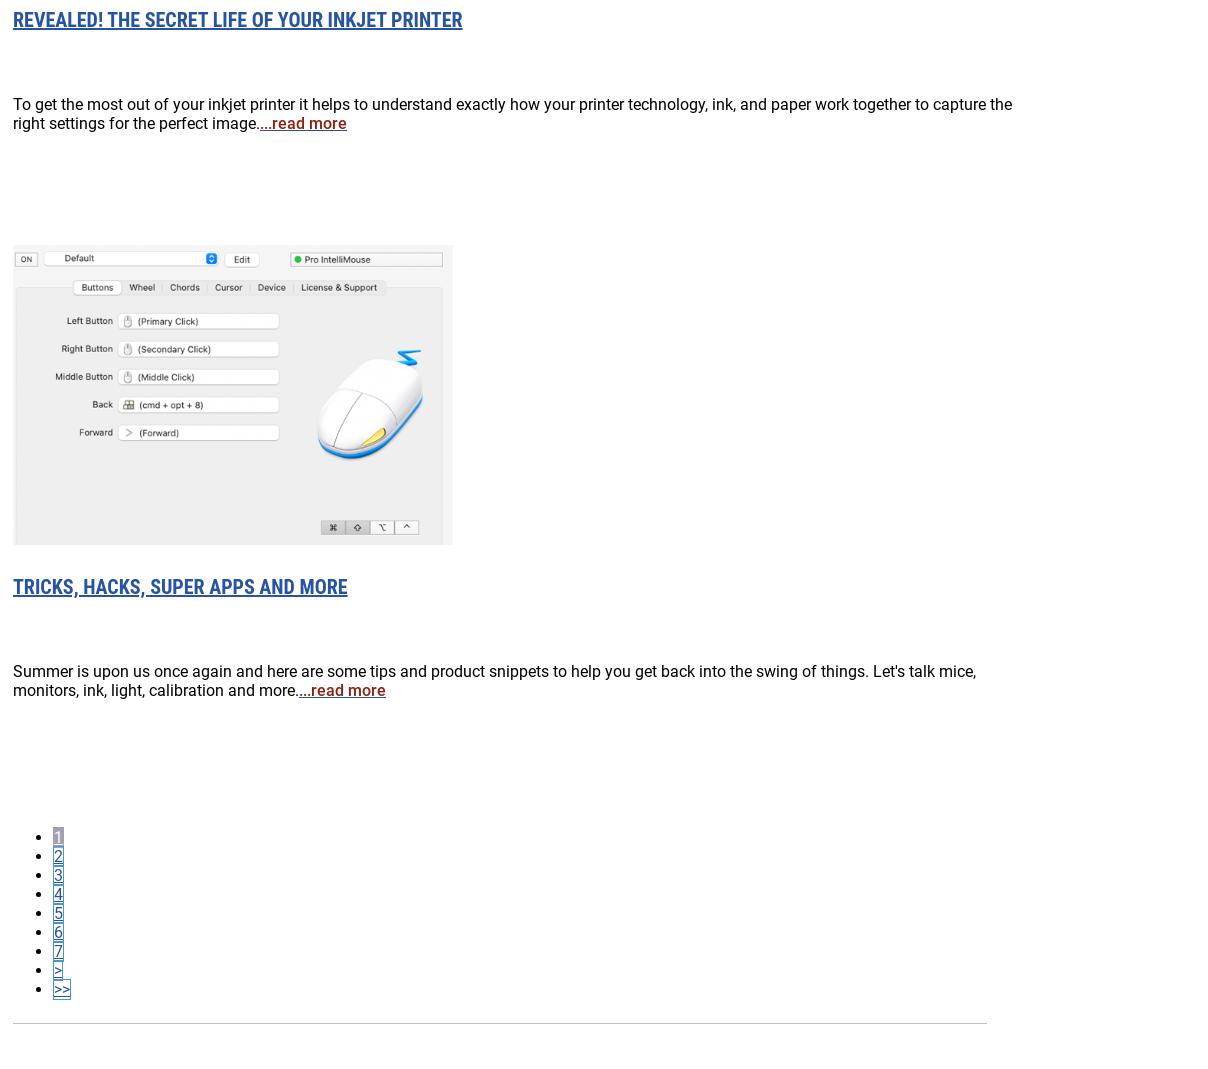  I want to click on 'To get the most out of your inkjet printer it helps to understand exactly how your printer technology, ink, and paper work together to capture the right settings for the perfect image.', so click(512, 112).